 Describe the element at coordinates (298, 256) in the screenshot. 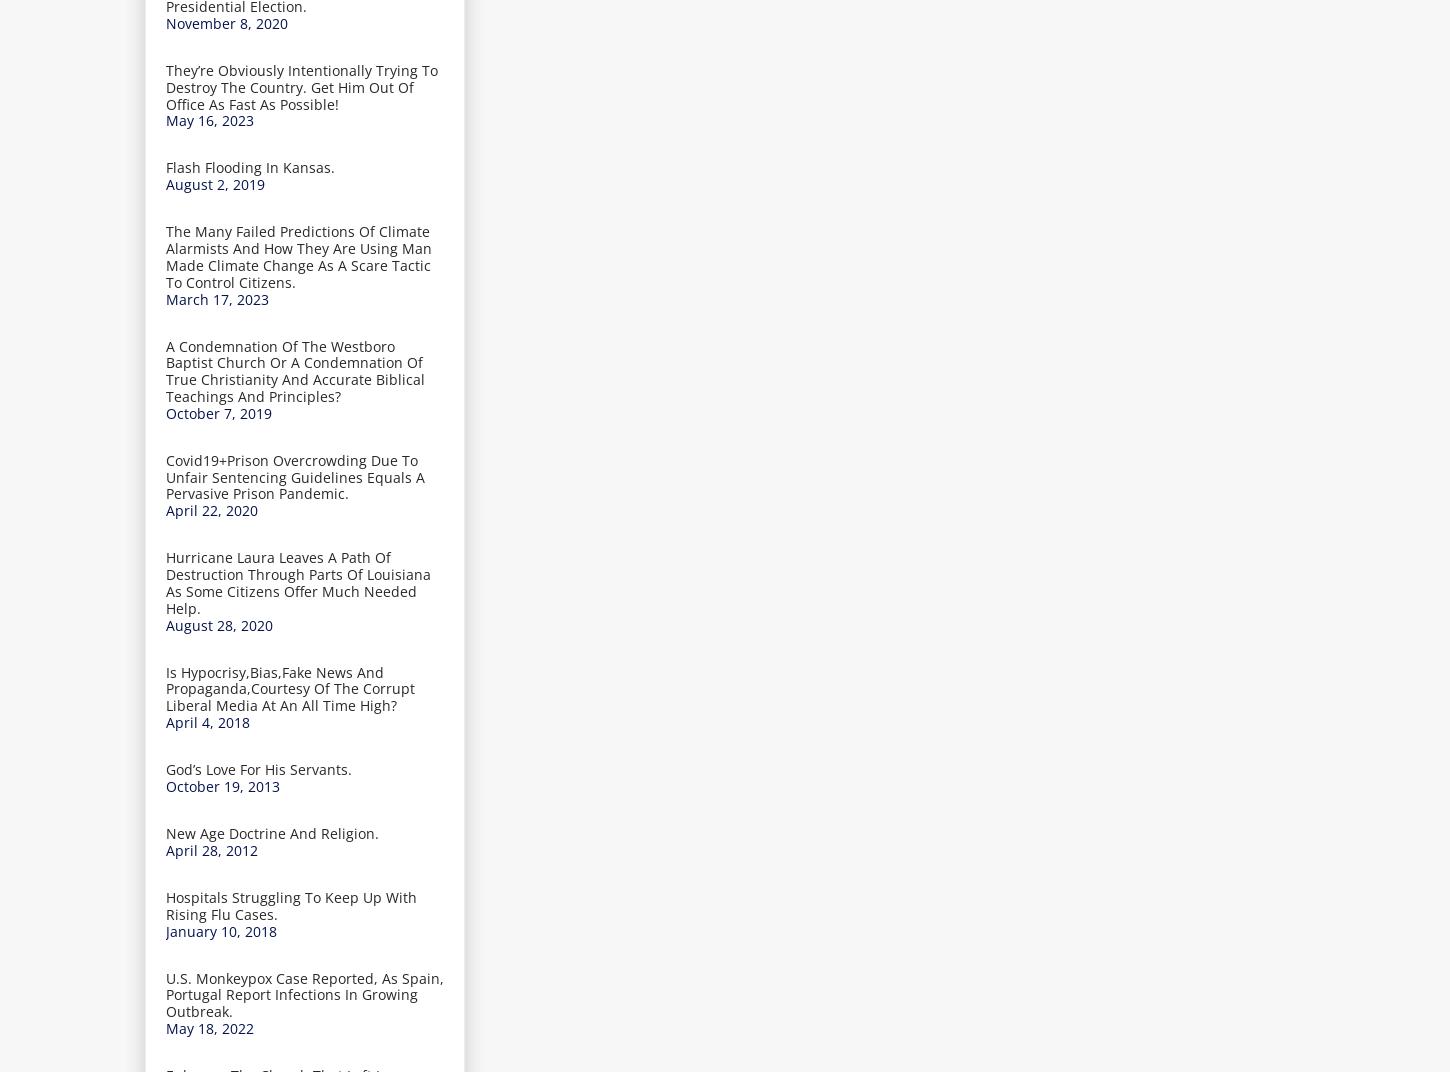

I see `'The Many Failed Predictions Of Climate Alarmists And How They Are Using Man Made Climate Change As A Scare Tactic To Control Citizens.'` at that location.